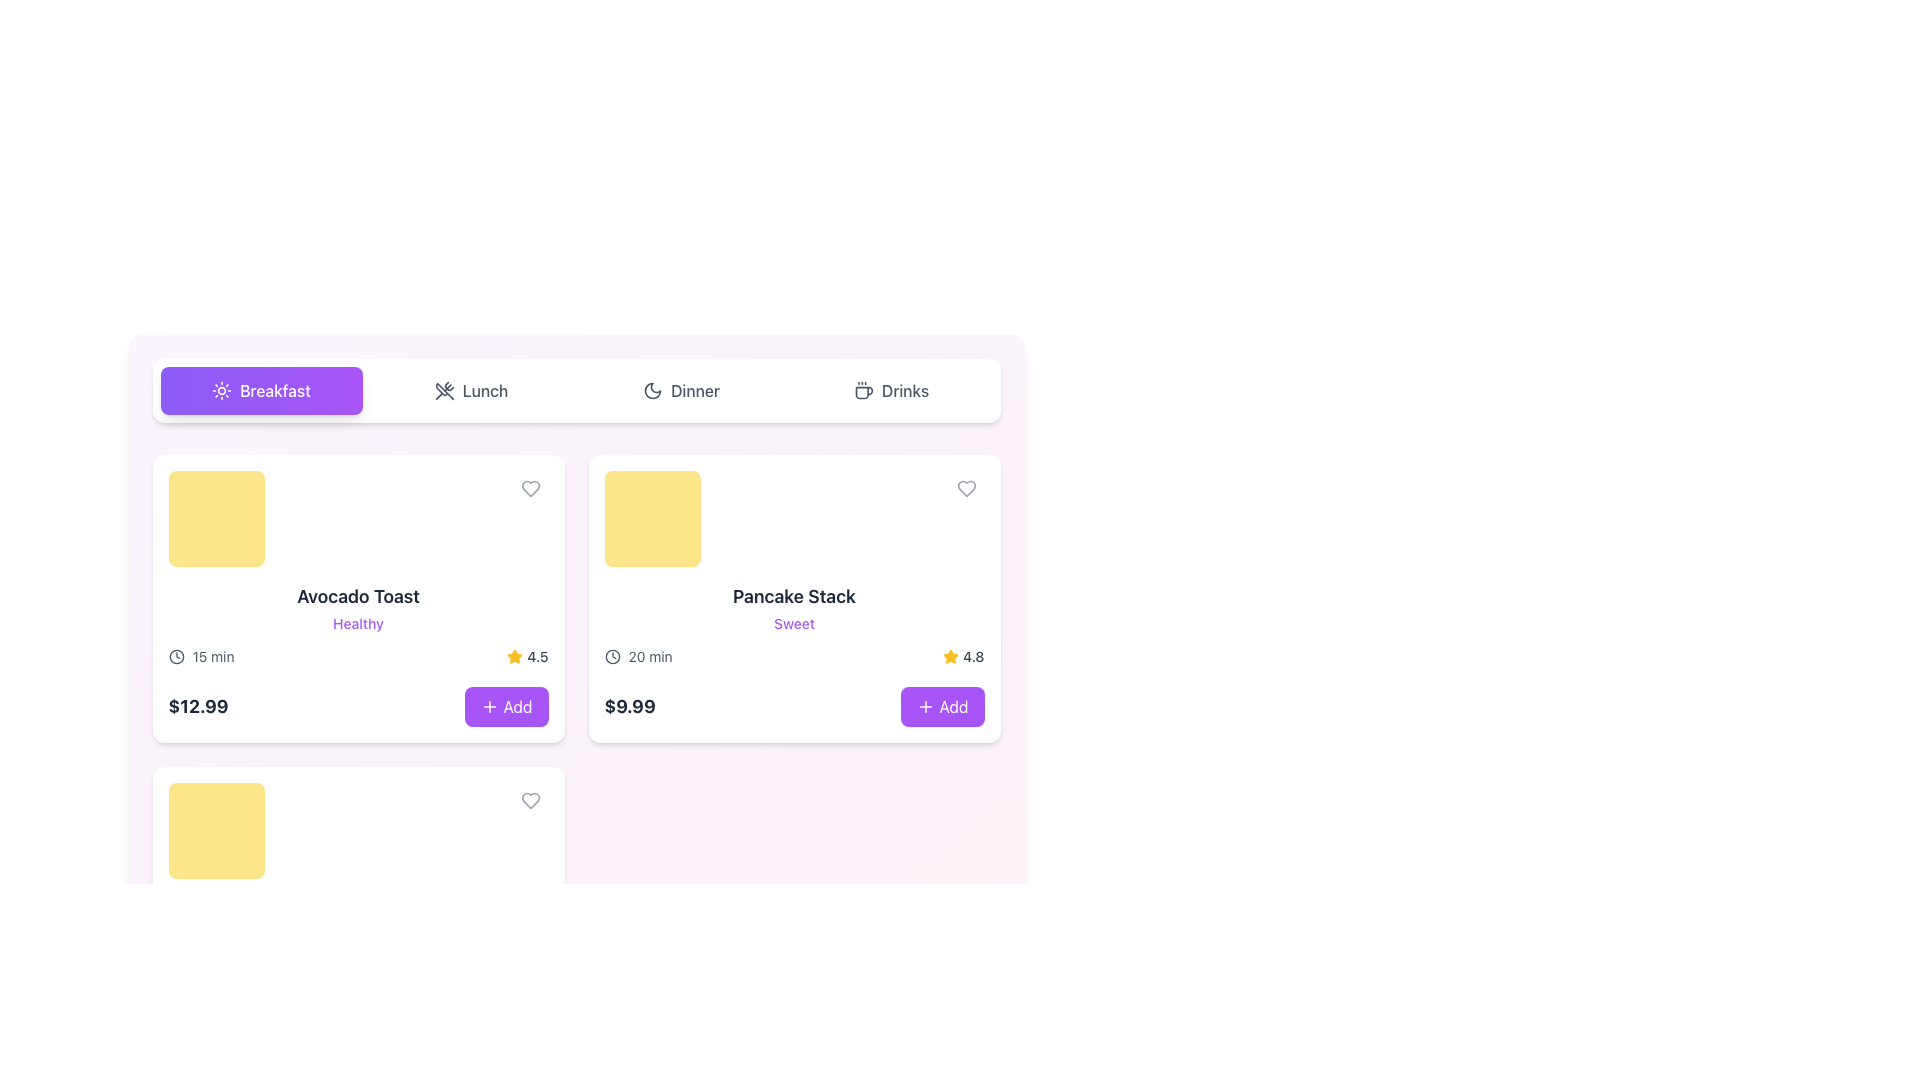 The height and width of the screenshot is (1080, 1920). Describe the element at coordinates (681, 390) in the screenshot. I see `the "Dinner" button, which features a crescent moon icon on the left and the text styled in gray on its right` at that location.